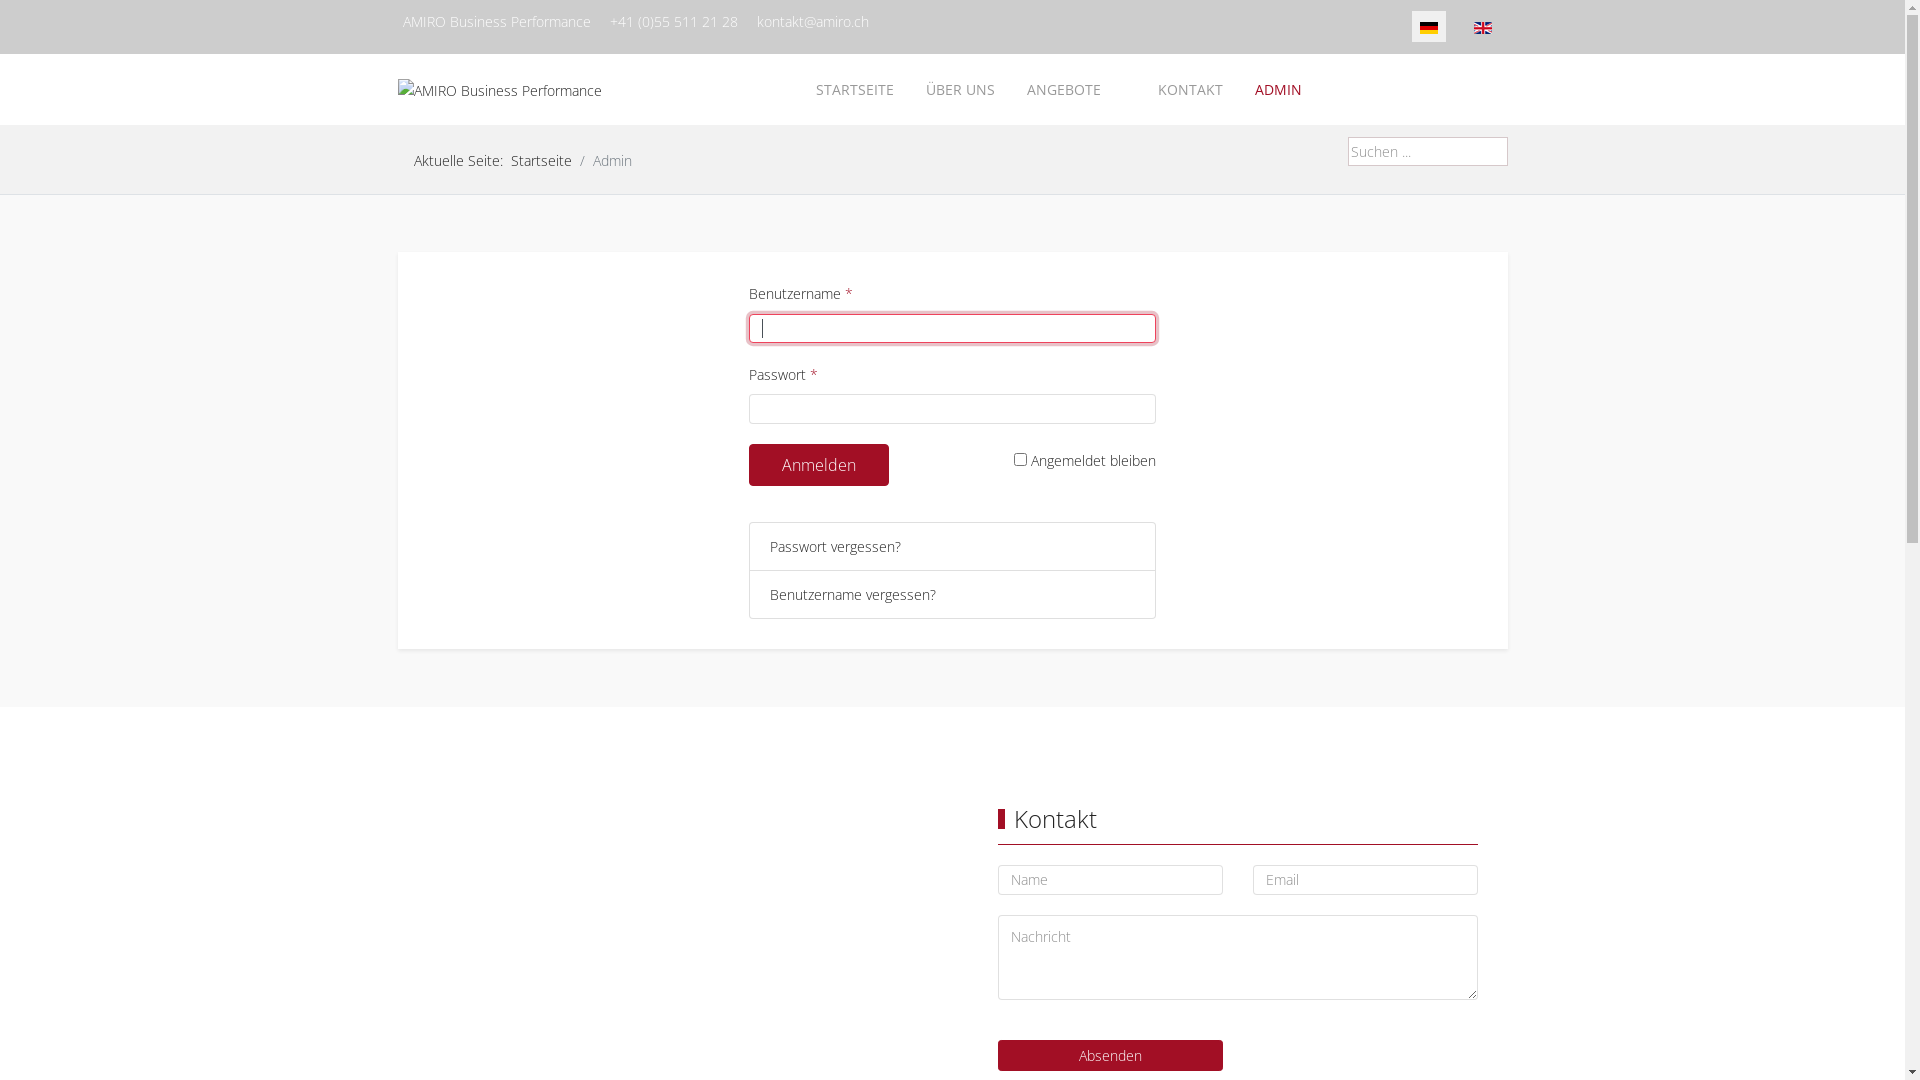 The width and height of the screenshot is (1920, 1080). I want to click on 'Startseite', so click(540, 159).